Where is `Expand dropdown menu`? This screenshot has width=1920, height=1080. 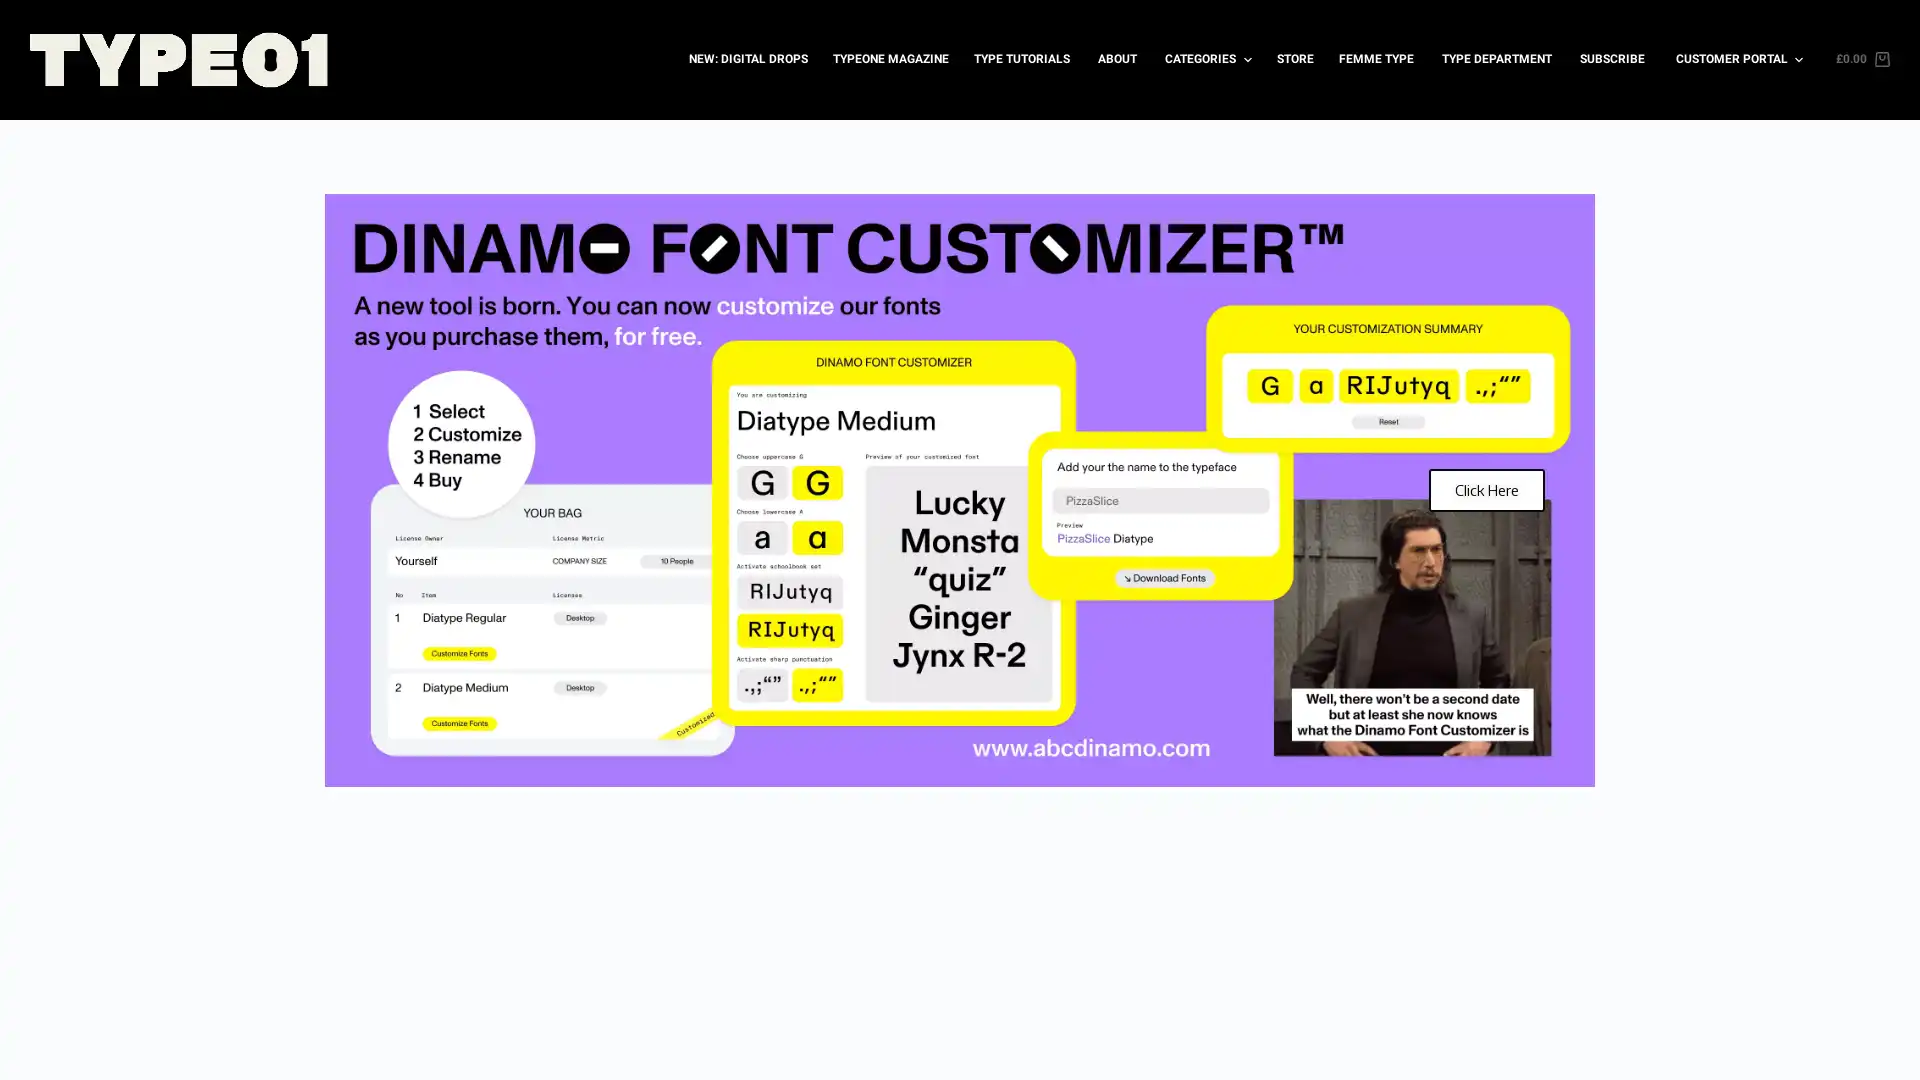 Expand dropdown menu is located at coordinates (1246, 59).